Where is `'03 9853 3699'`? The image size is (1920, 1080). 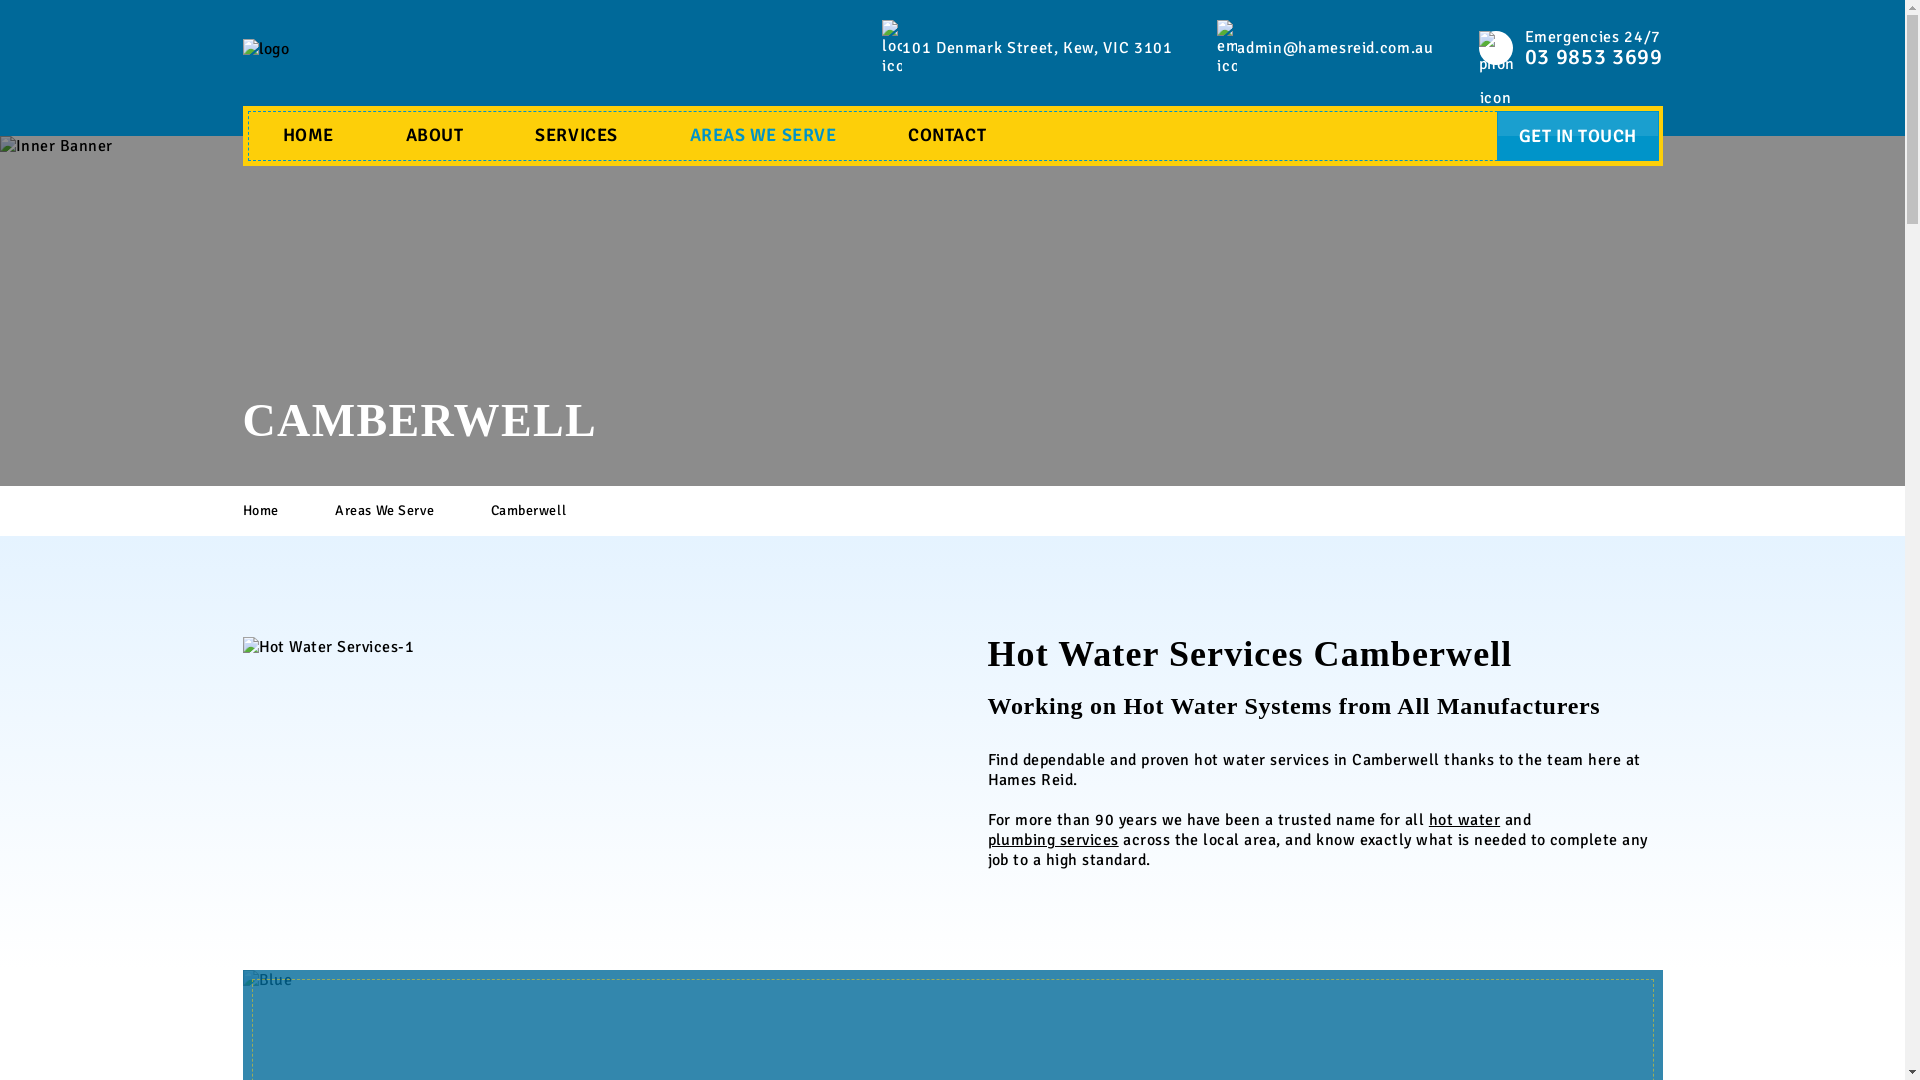 '03 9853 3699' is located at coordinates (1524, 57).